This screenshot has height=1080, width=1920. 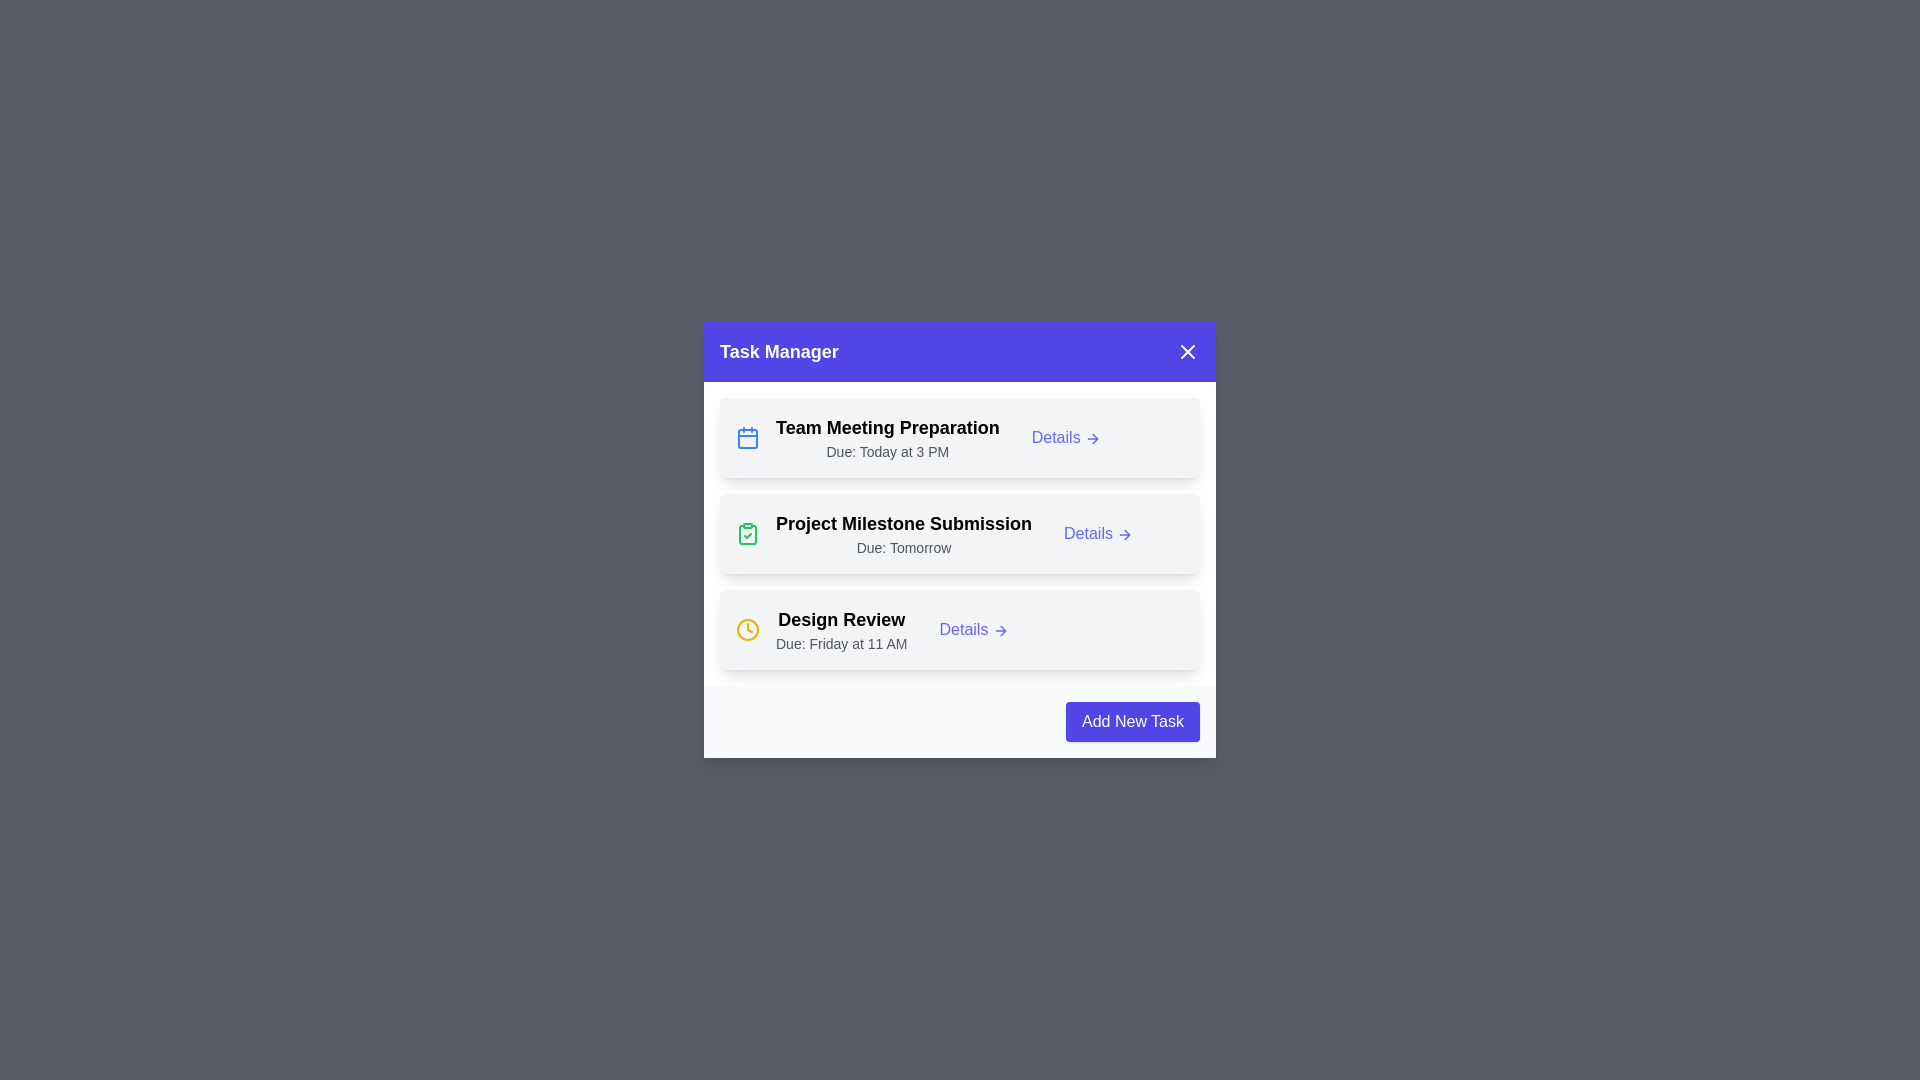 What do you see at coordinates (1188, 350) in the screenshot?
I see `the Close Button (SVG Icon) located at the top-right of the task manager window` at bounding box center [1188, 350].